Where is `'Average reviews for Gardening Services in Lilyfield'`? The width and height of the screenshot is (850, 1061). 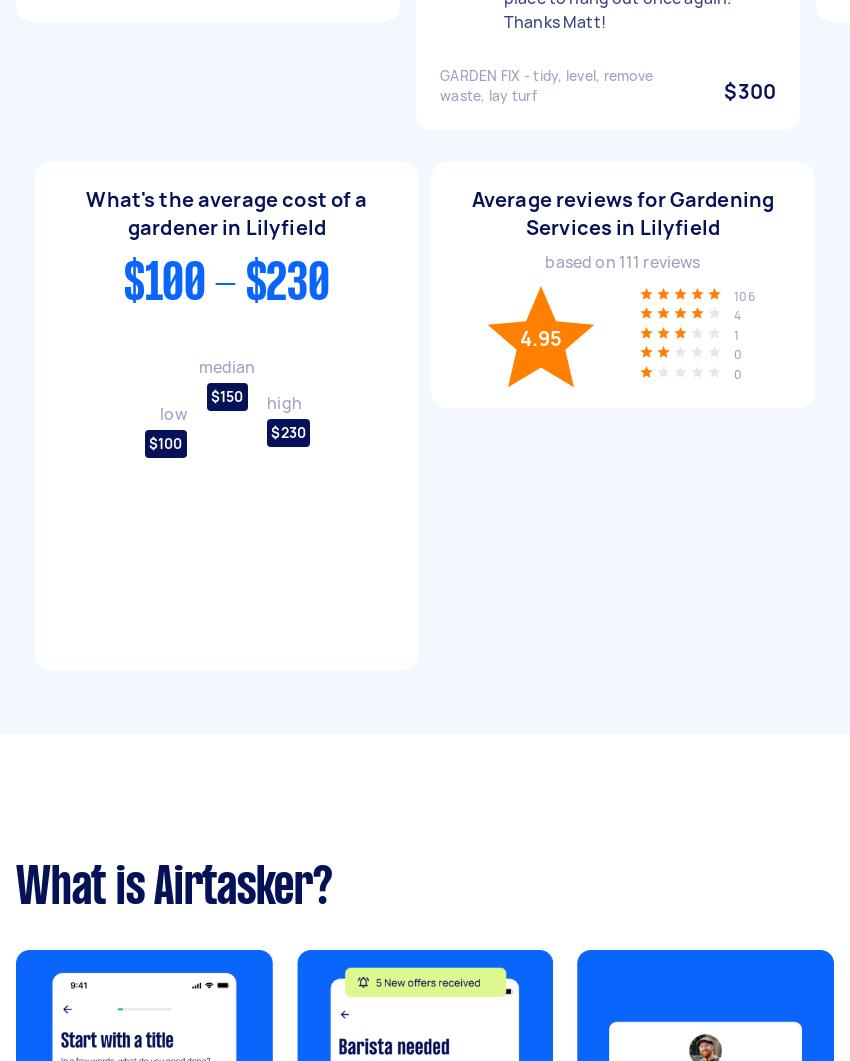 'Average reviews for Gardening Services in Lilyfield' is located at coordinates (621, 211).